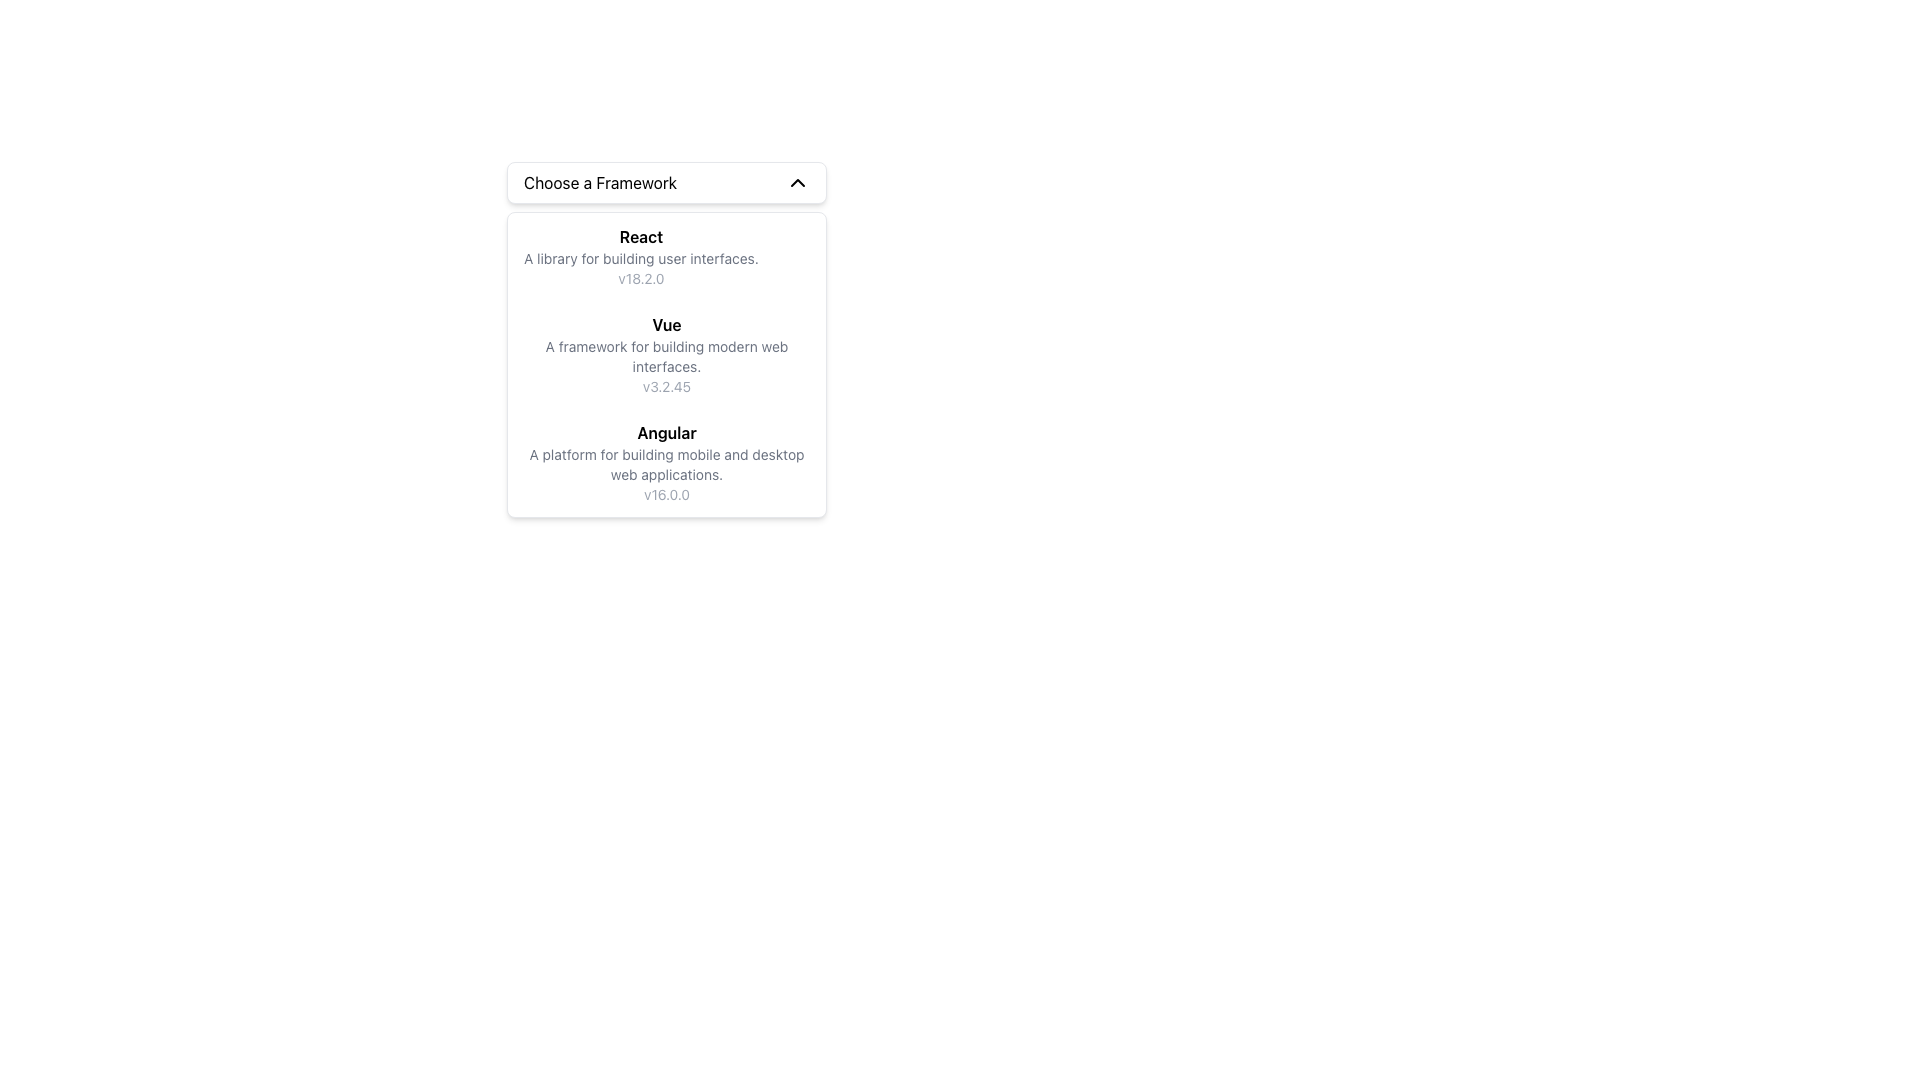 The width and height of the screenshot is (1920, 1080). Describe the element at coordinates (667, 356) in the screenshot. I see `the informational text describing the 'Vue' framework, located below the heading 'Vue' and above the version text 'v3.2.45' in the dropdown menu` at that location.